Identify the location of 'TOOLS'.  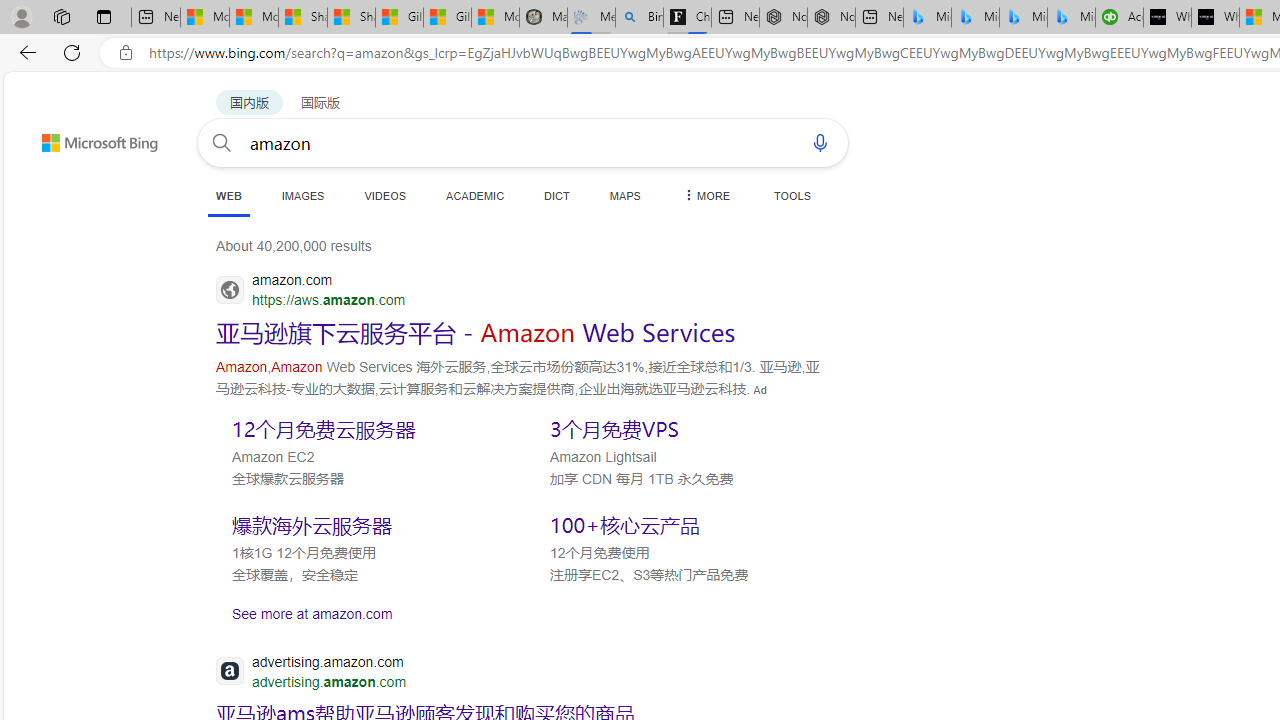
(791, 195).